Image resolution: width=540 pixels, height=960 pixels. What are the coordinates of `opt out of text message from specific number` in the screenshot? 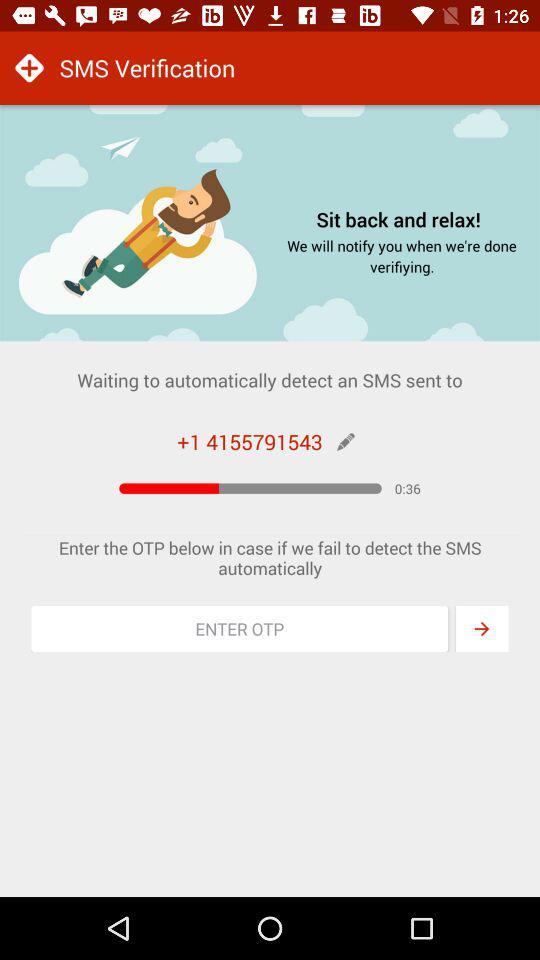 It's located at (239, 628).